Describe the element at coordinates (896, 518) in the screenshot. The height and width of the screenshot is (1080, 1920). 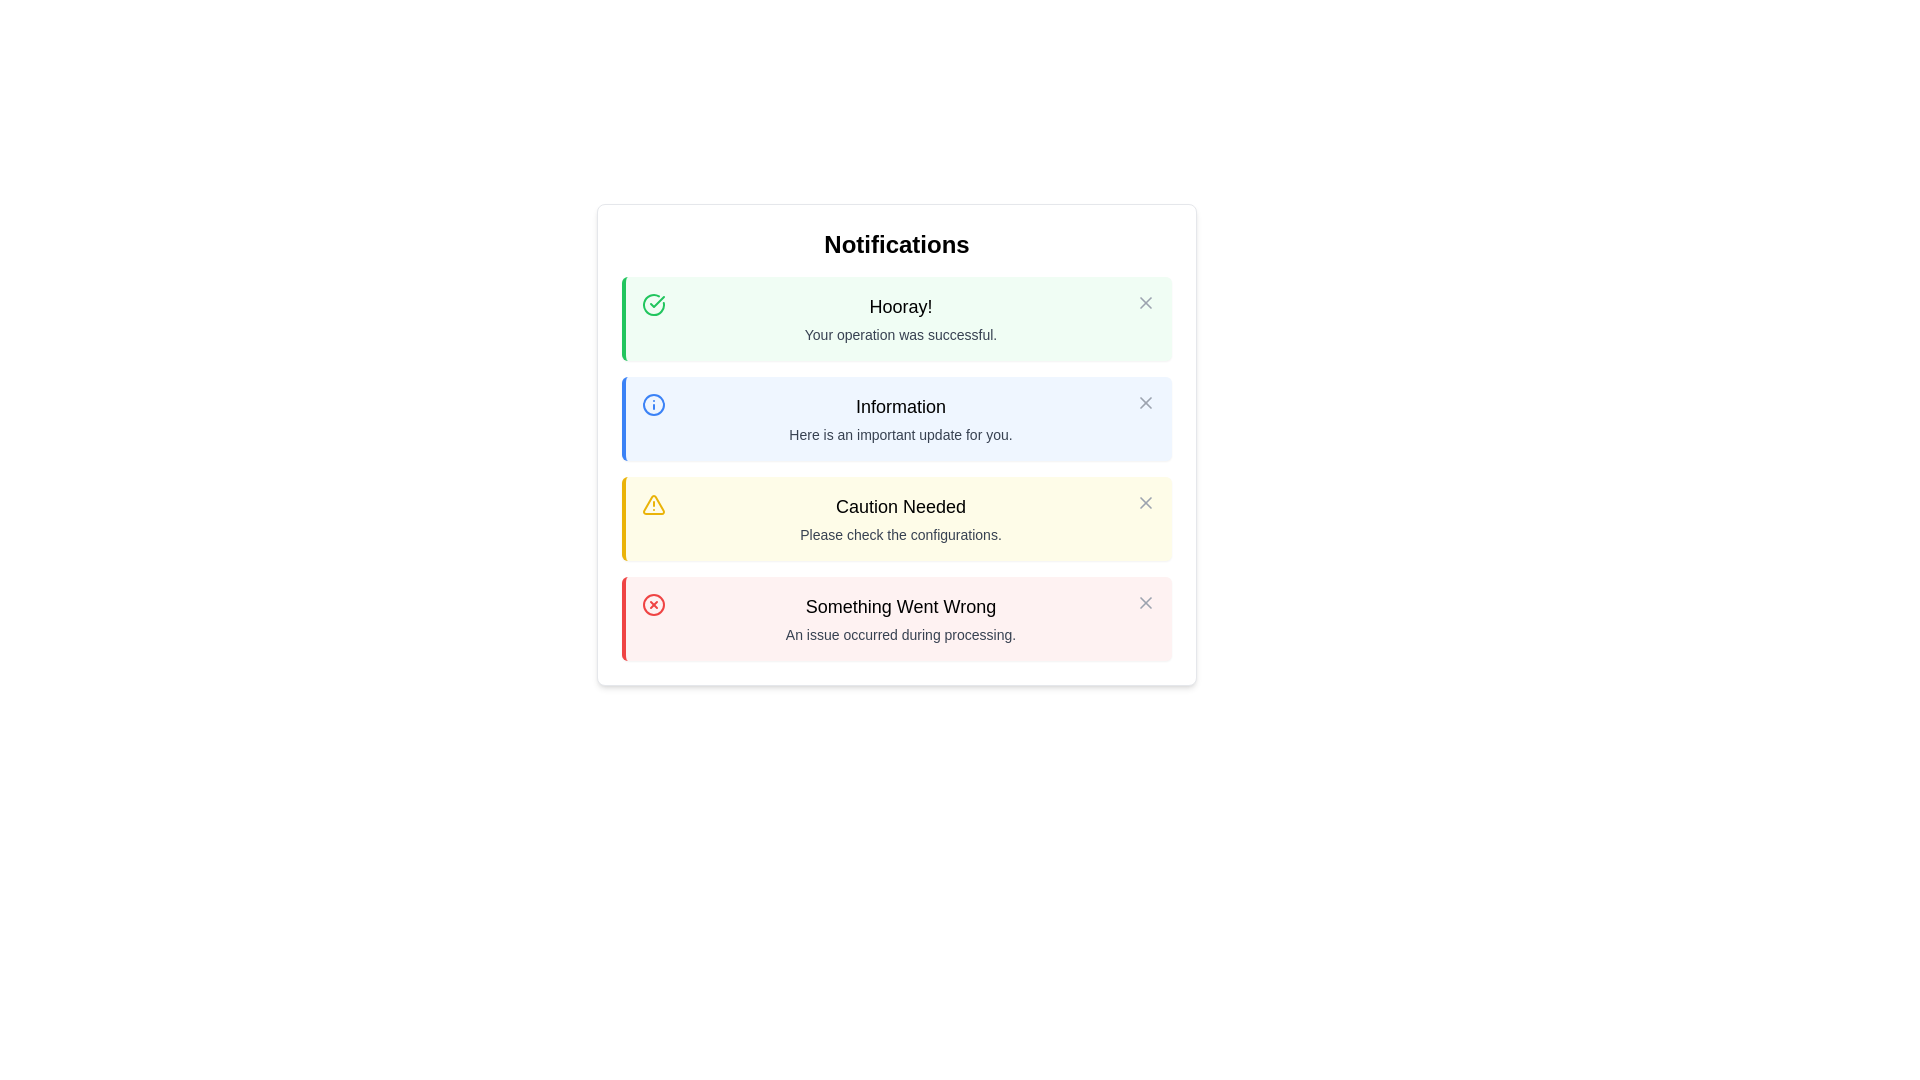
I see `the third notification card in the vertical stack under the 'Notifications' heading` at that location.